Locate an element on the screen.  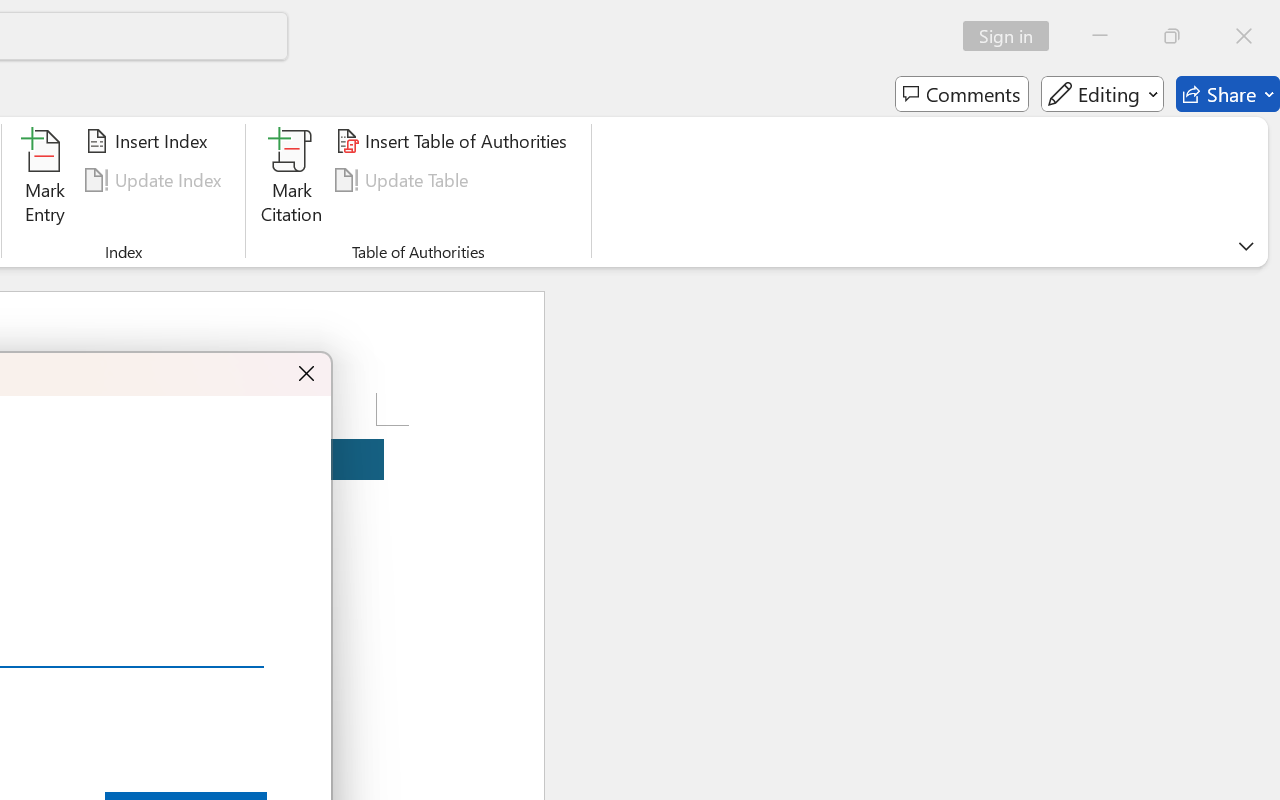
'Sign in' is located at coordinates (1013, 35).